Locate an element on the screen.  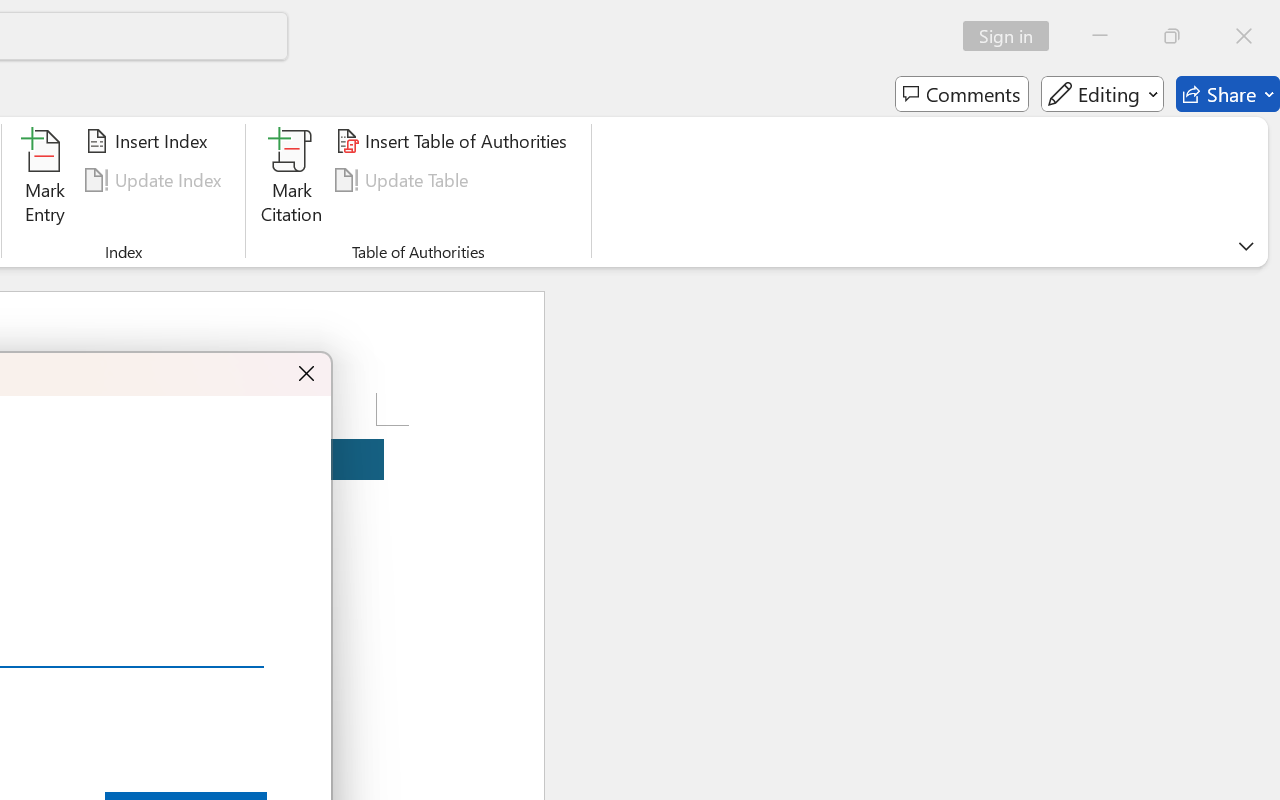
'Sign in' is located at coordinates (1013, 35).